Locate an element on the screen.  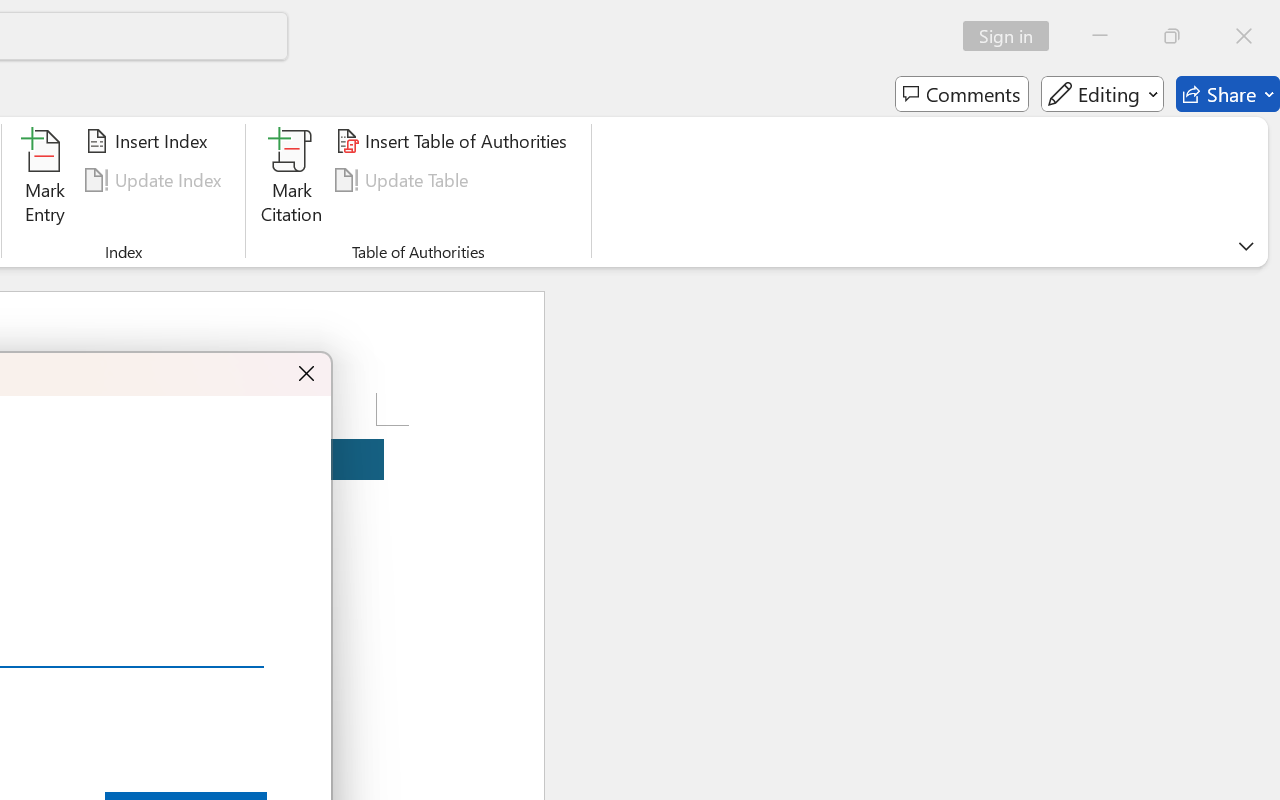
'Sign in' is located at coordinates (1013, 35).